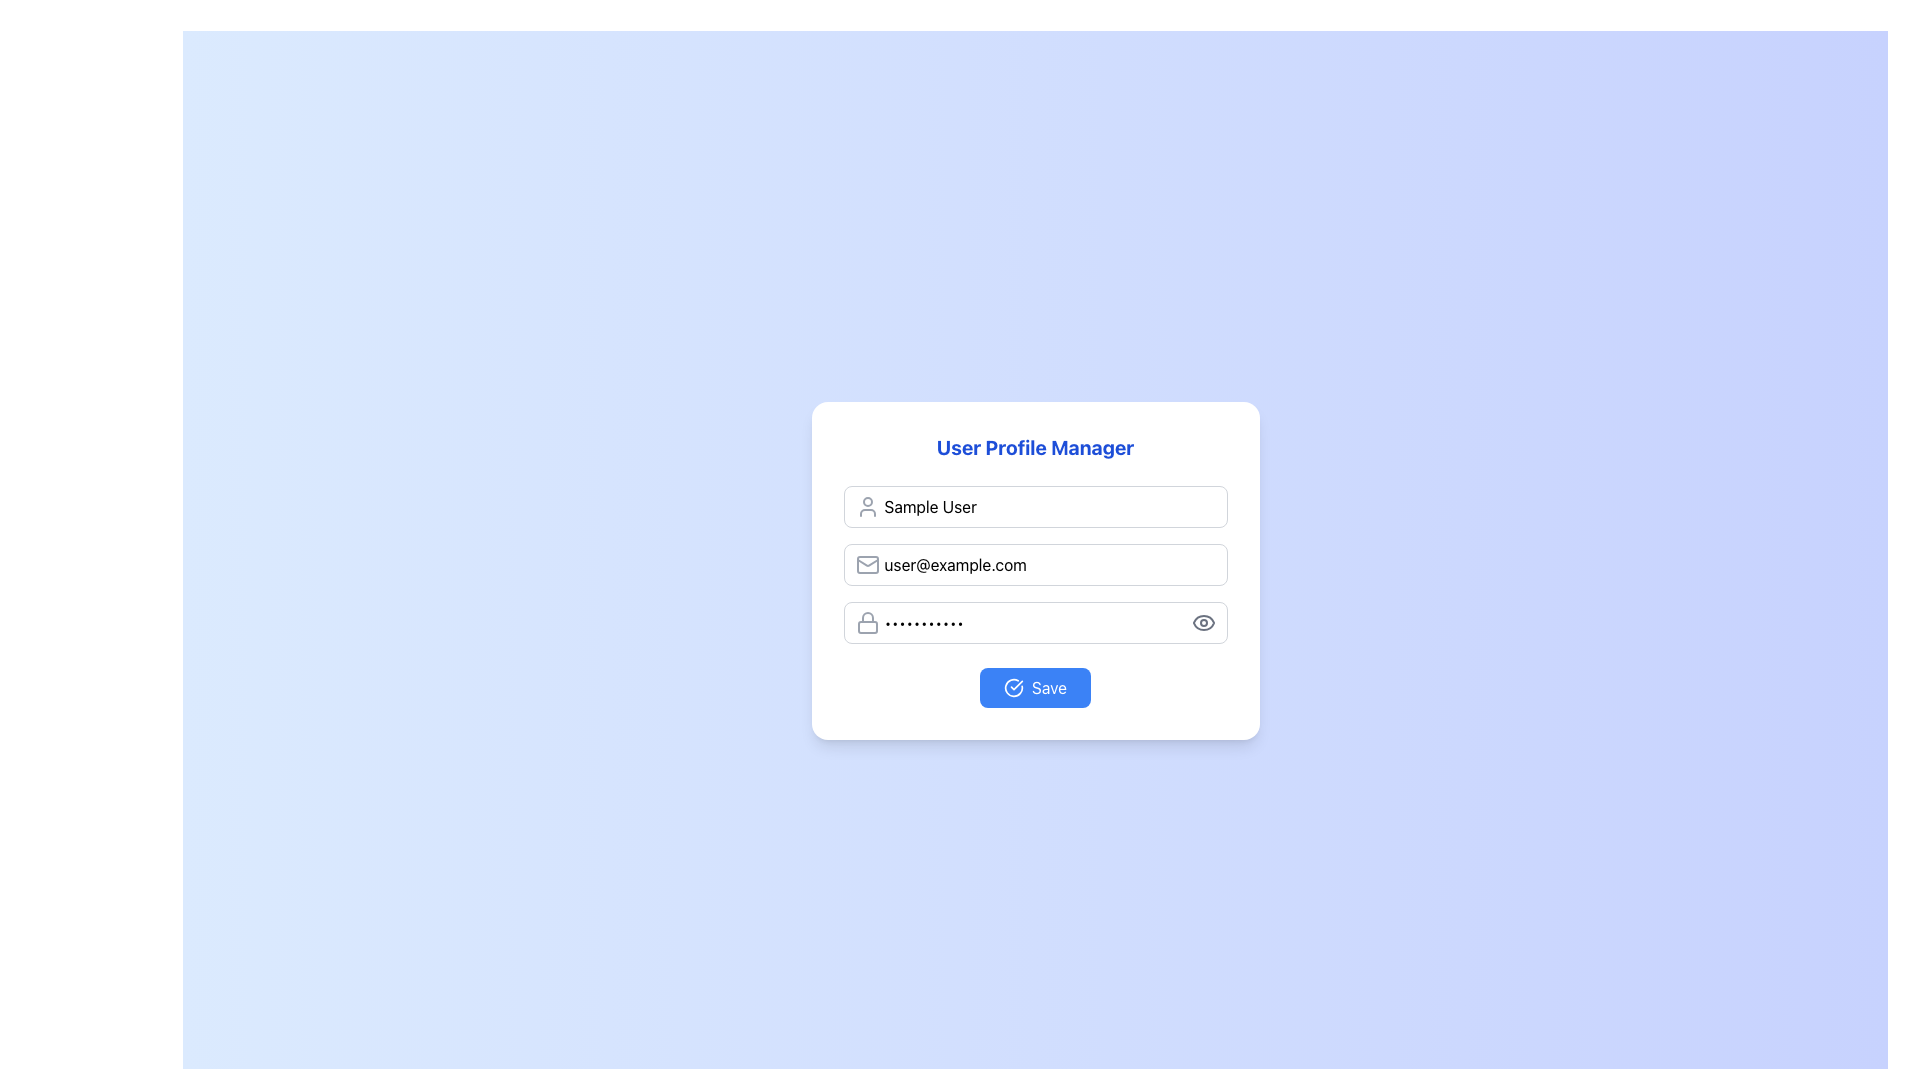  Describe the element at coordinates (1035, 686) in the screenshot. I see `the 'Save' button with a blue background and white text, located at the bottom of the 'User Profile Manager' card` at that location.